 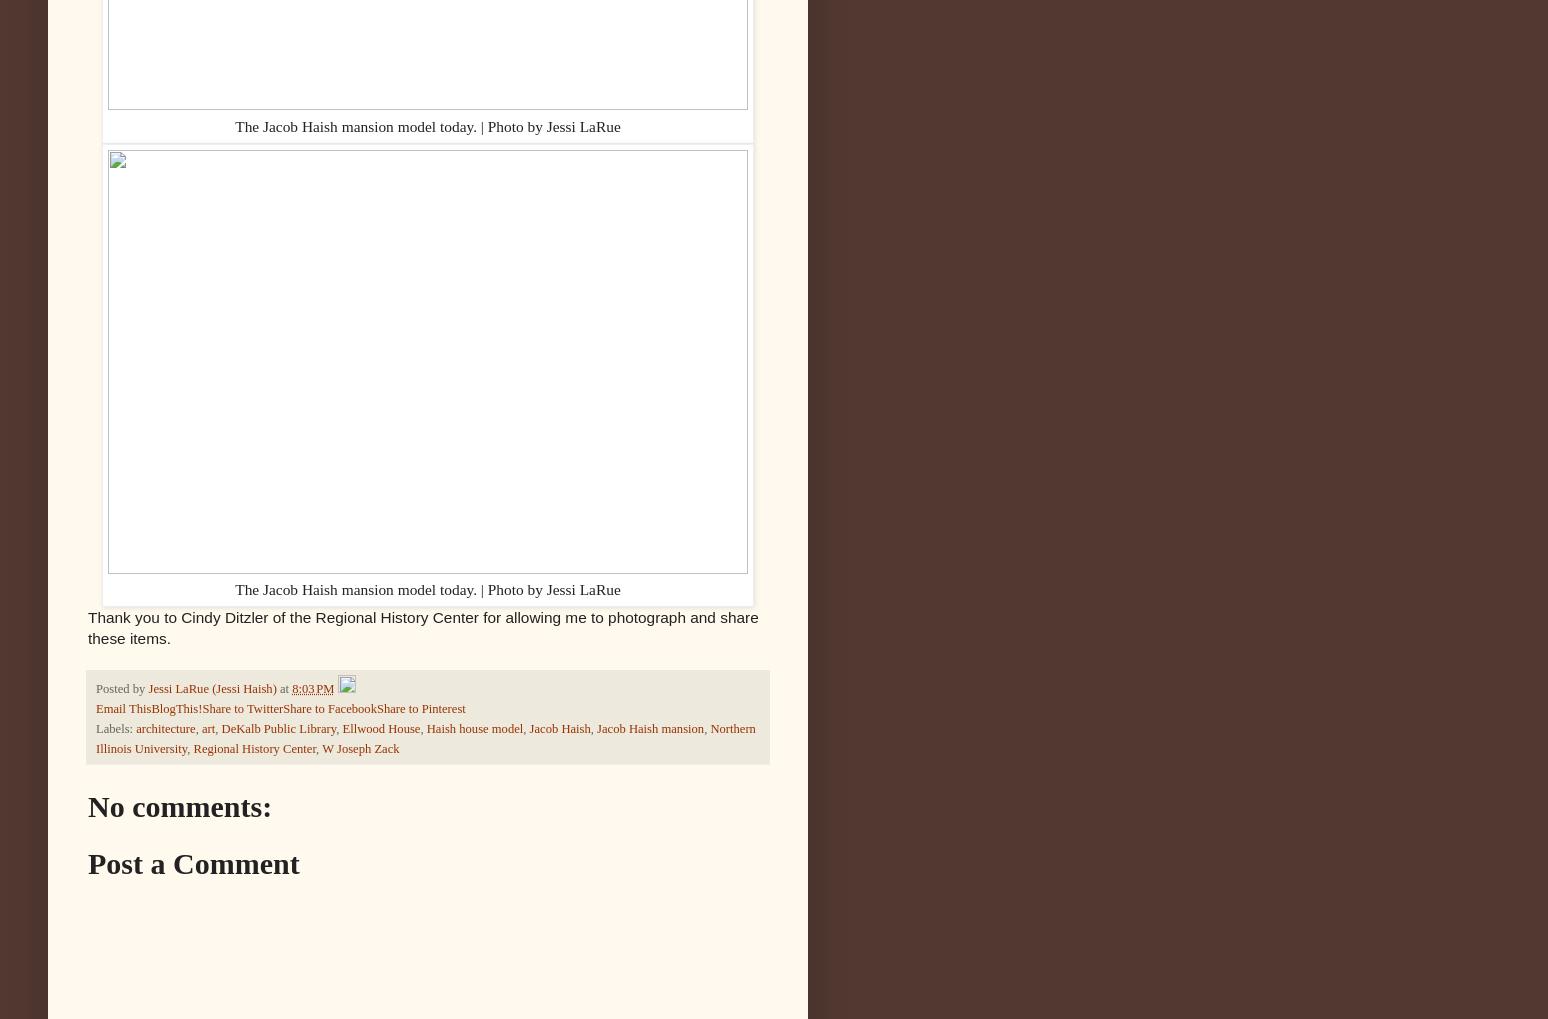 I want to click on 'architecture', so click(x=165, y=728).